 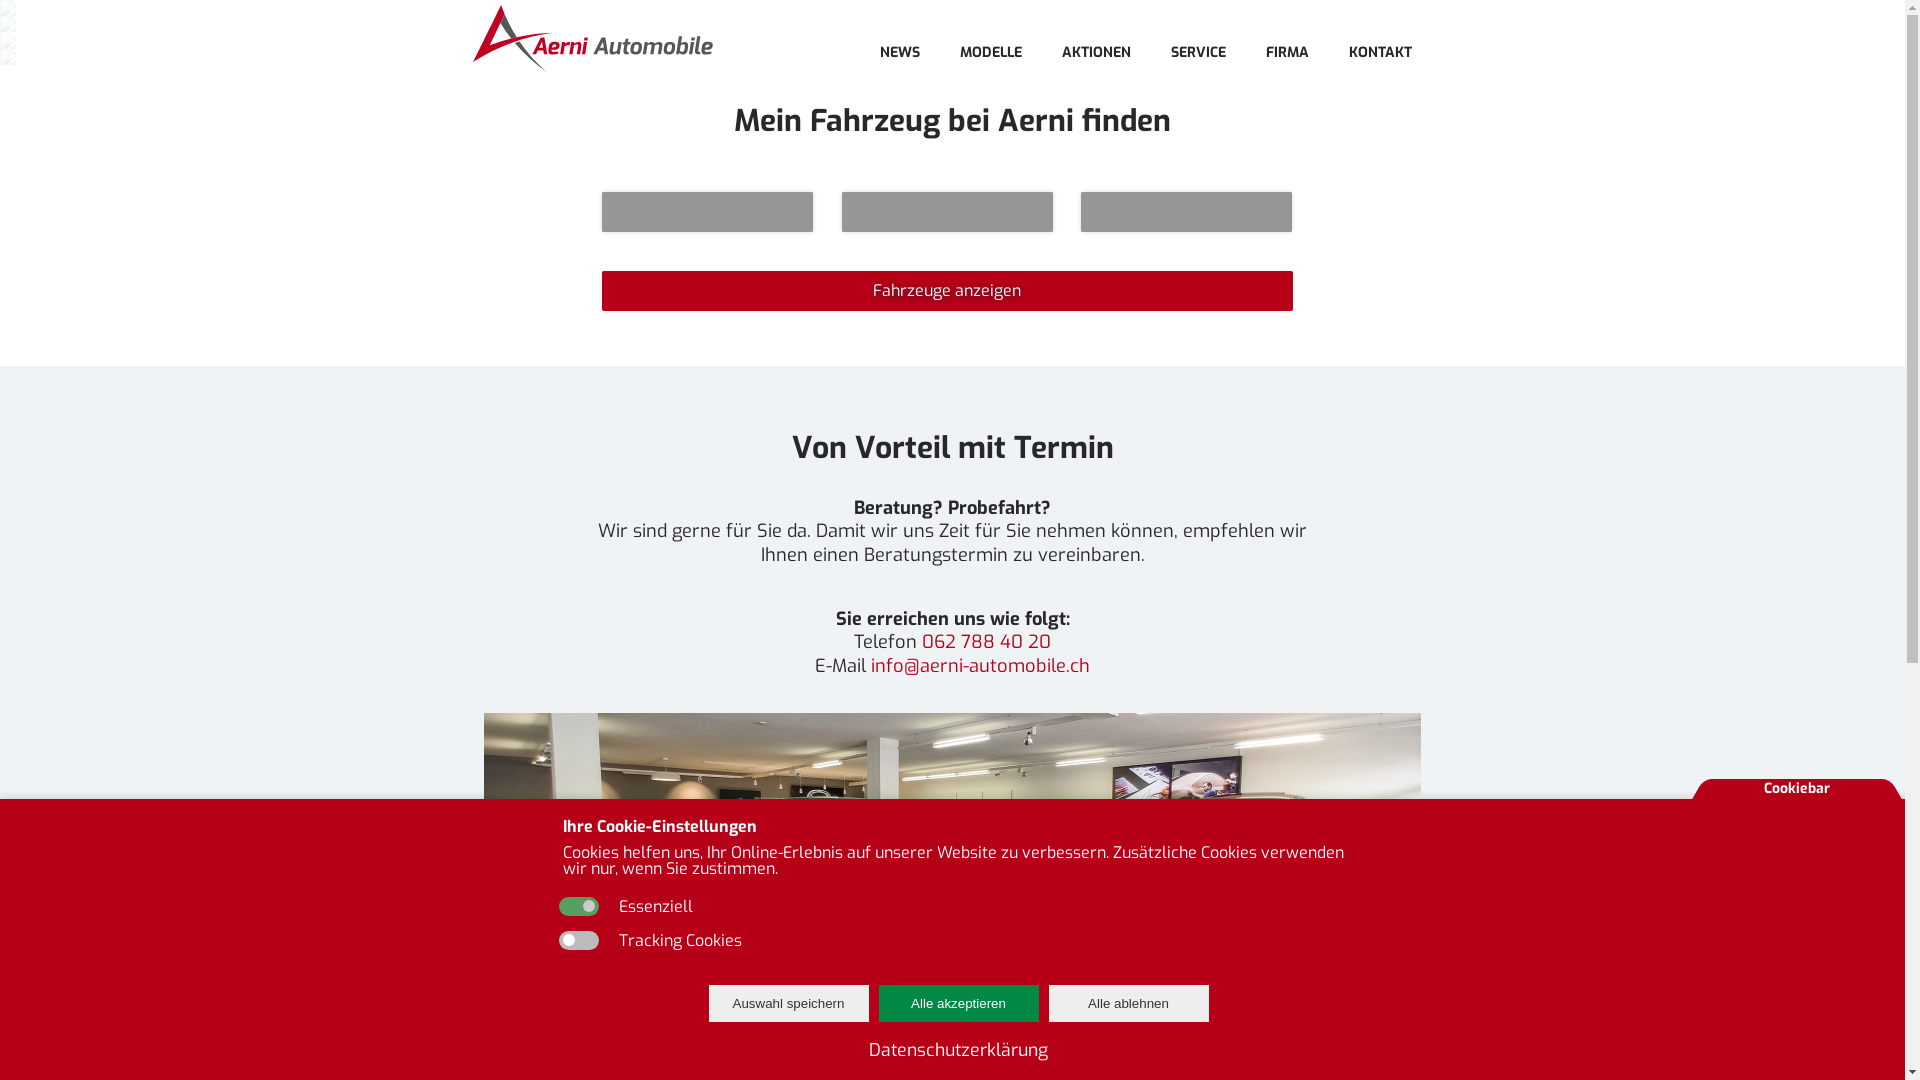 I want to click on 'Alle ablehnen', so click(x=1128, y=1003).